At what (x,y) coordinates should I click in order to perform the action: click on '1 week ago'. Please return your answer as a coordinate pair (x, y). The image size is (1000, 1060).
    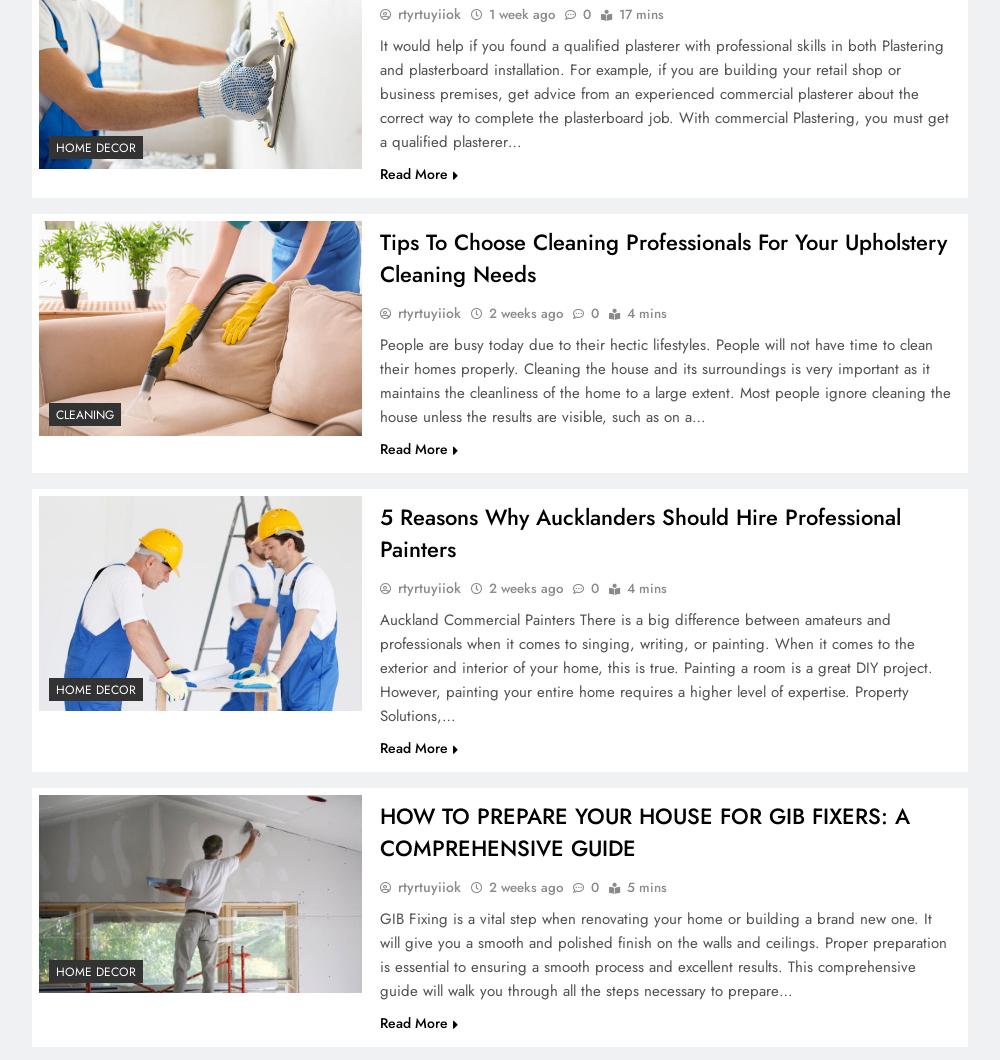
    Looking at the image, I should click on (521, 174).